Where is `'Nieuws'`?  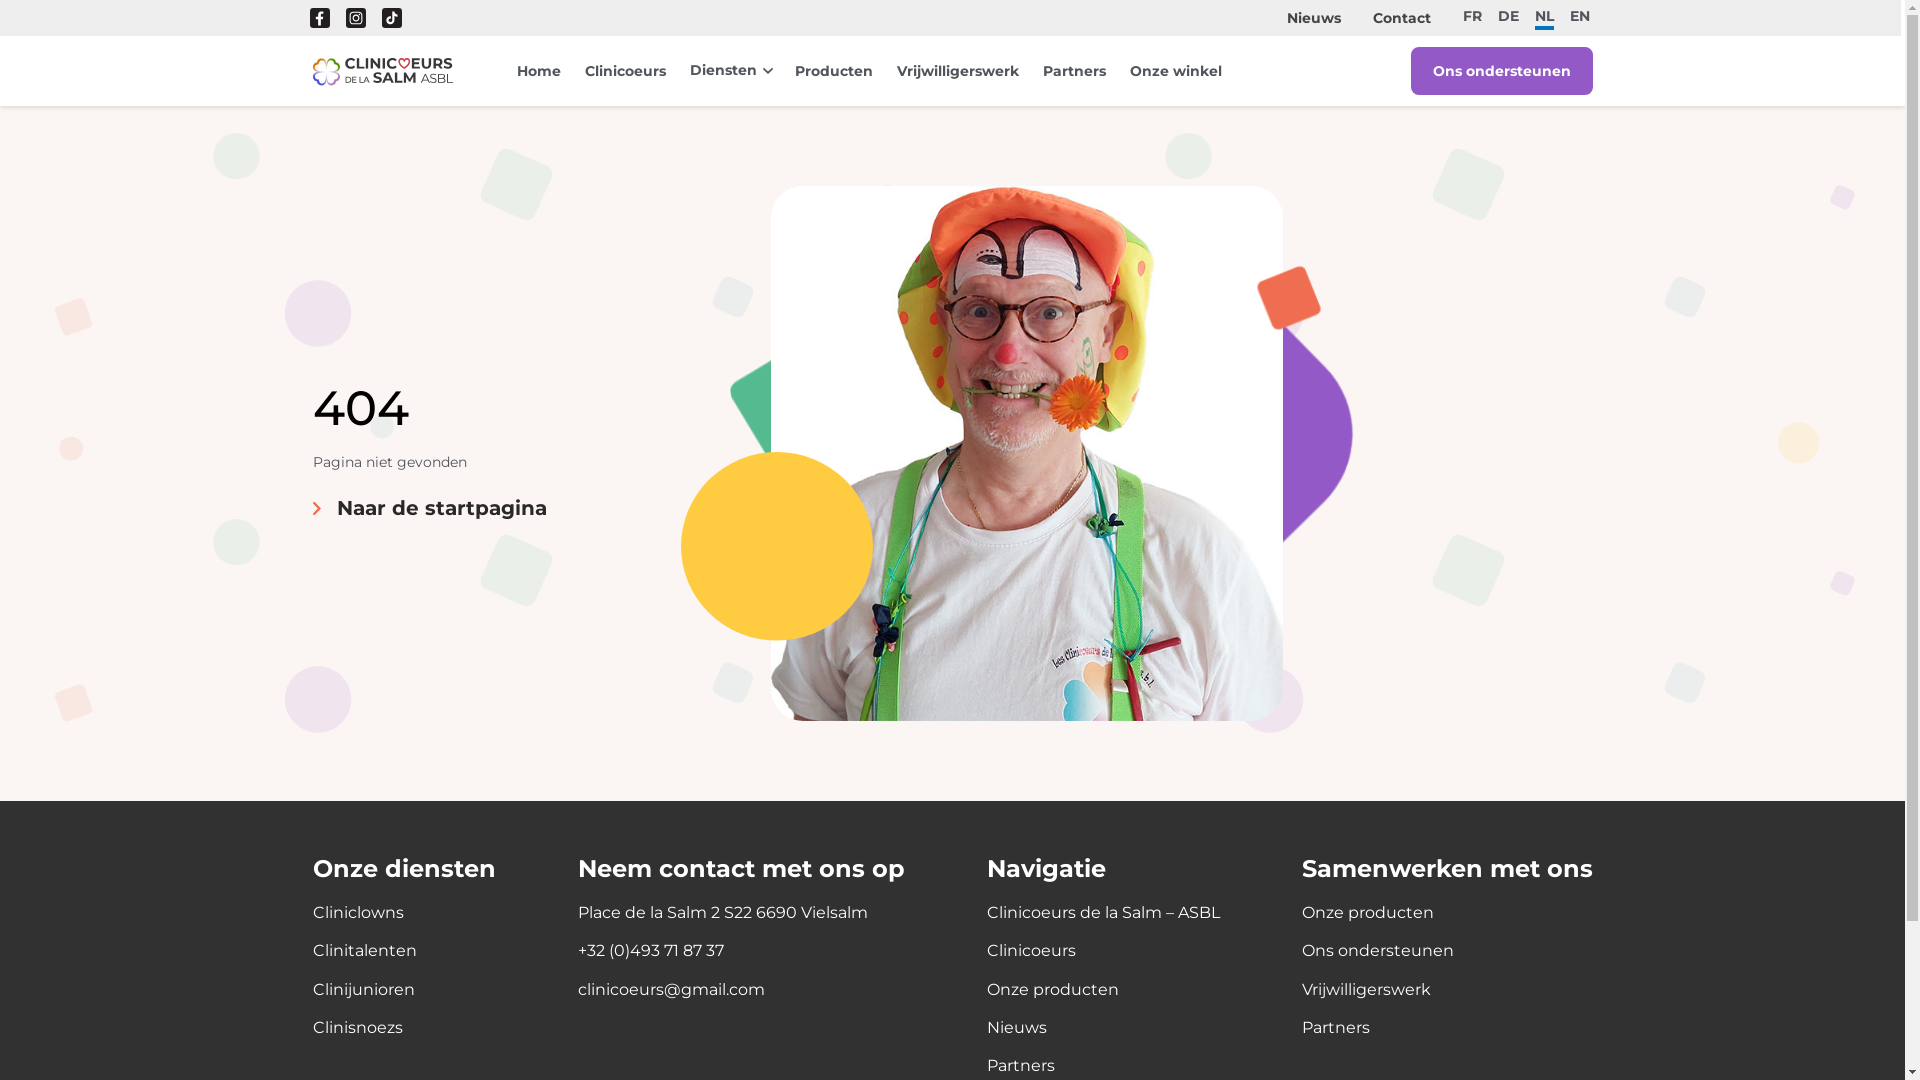
'Nieuws' is located at coordinates (1314, 18).